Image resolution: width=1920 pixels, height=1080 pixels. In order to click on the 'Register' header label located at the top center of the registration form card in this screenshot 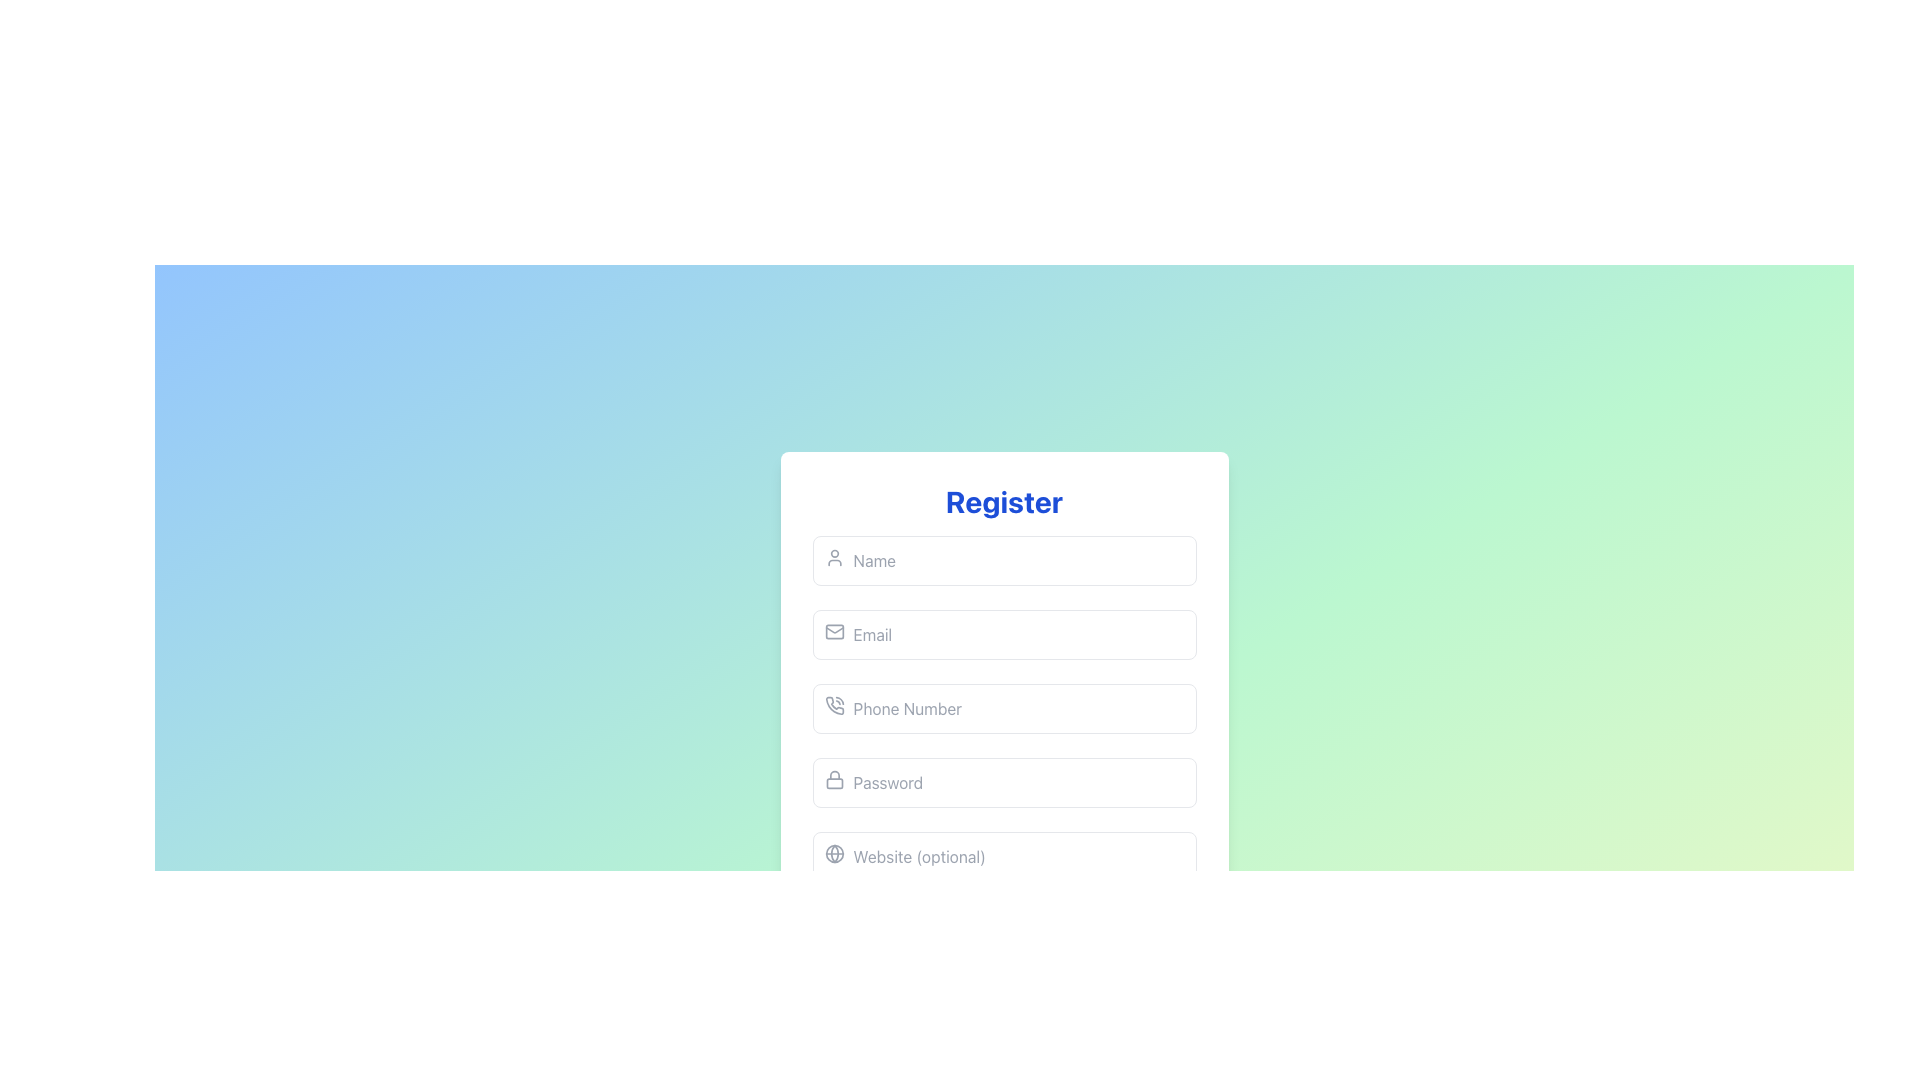, I will do `click(1004, 500)`.